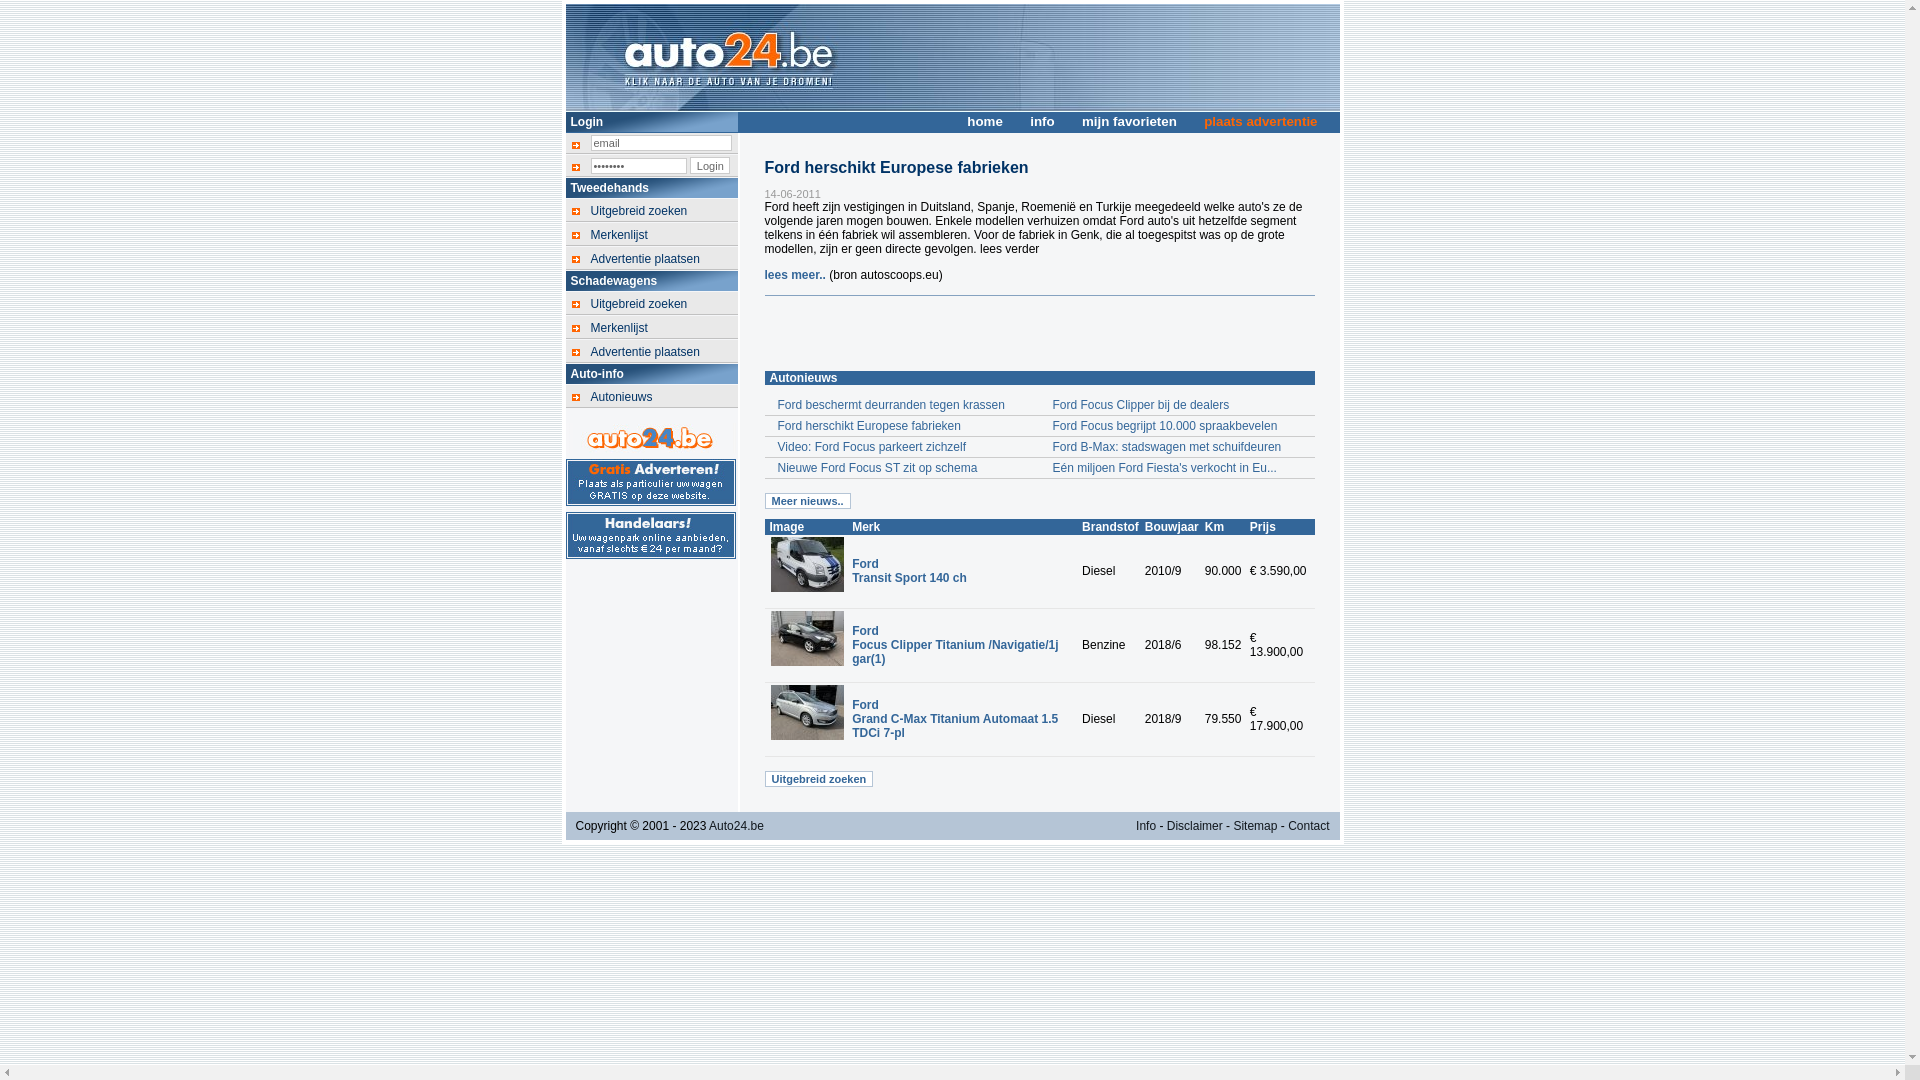 Image resolution: width=1920 pixels, height=1080 pixels. Describe the element at coordinates (795, 274) in the screenshot. I see `'lees meer..'` at that location.